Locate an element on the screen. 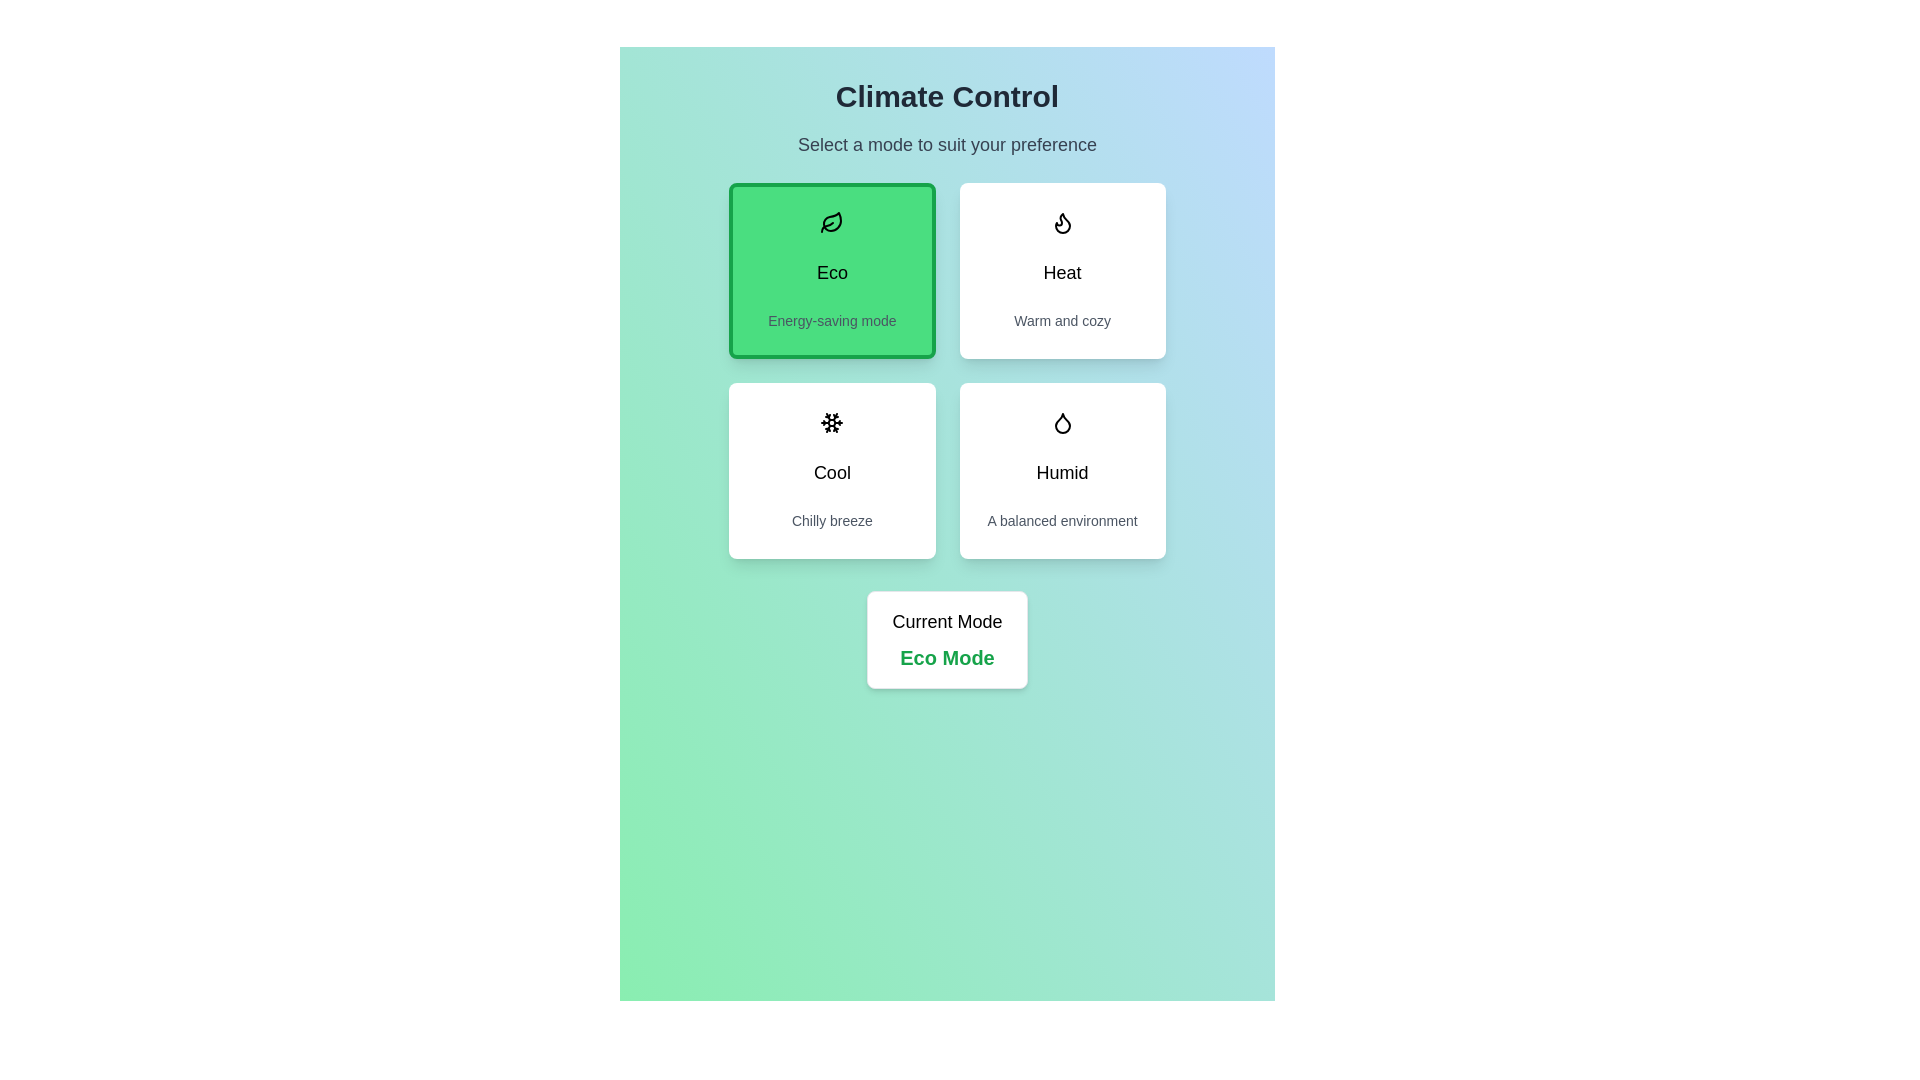  the mode Eco by clicking on the respective button is located at coordinates (831, 270).